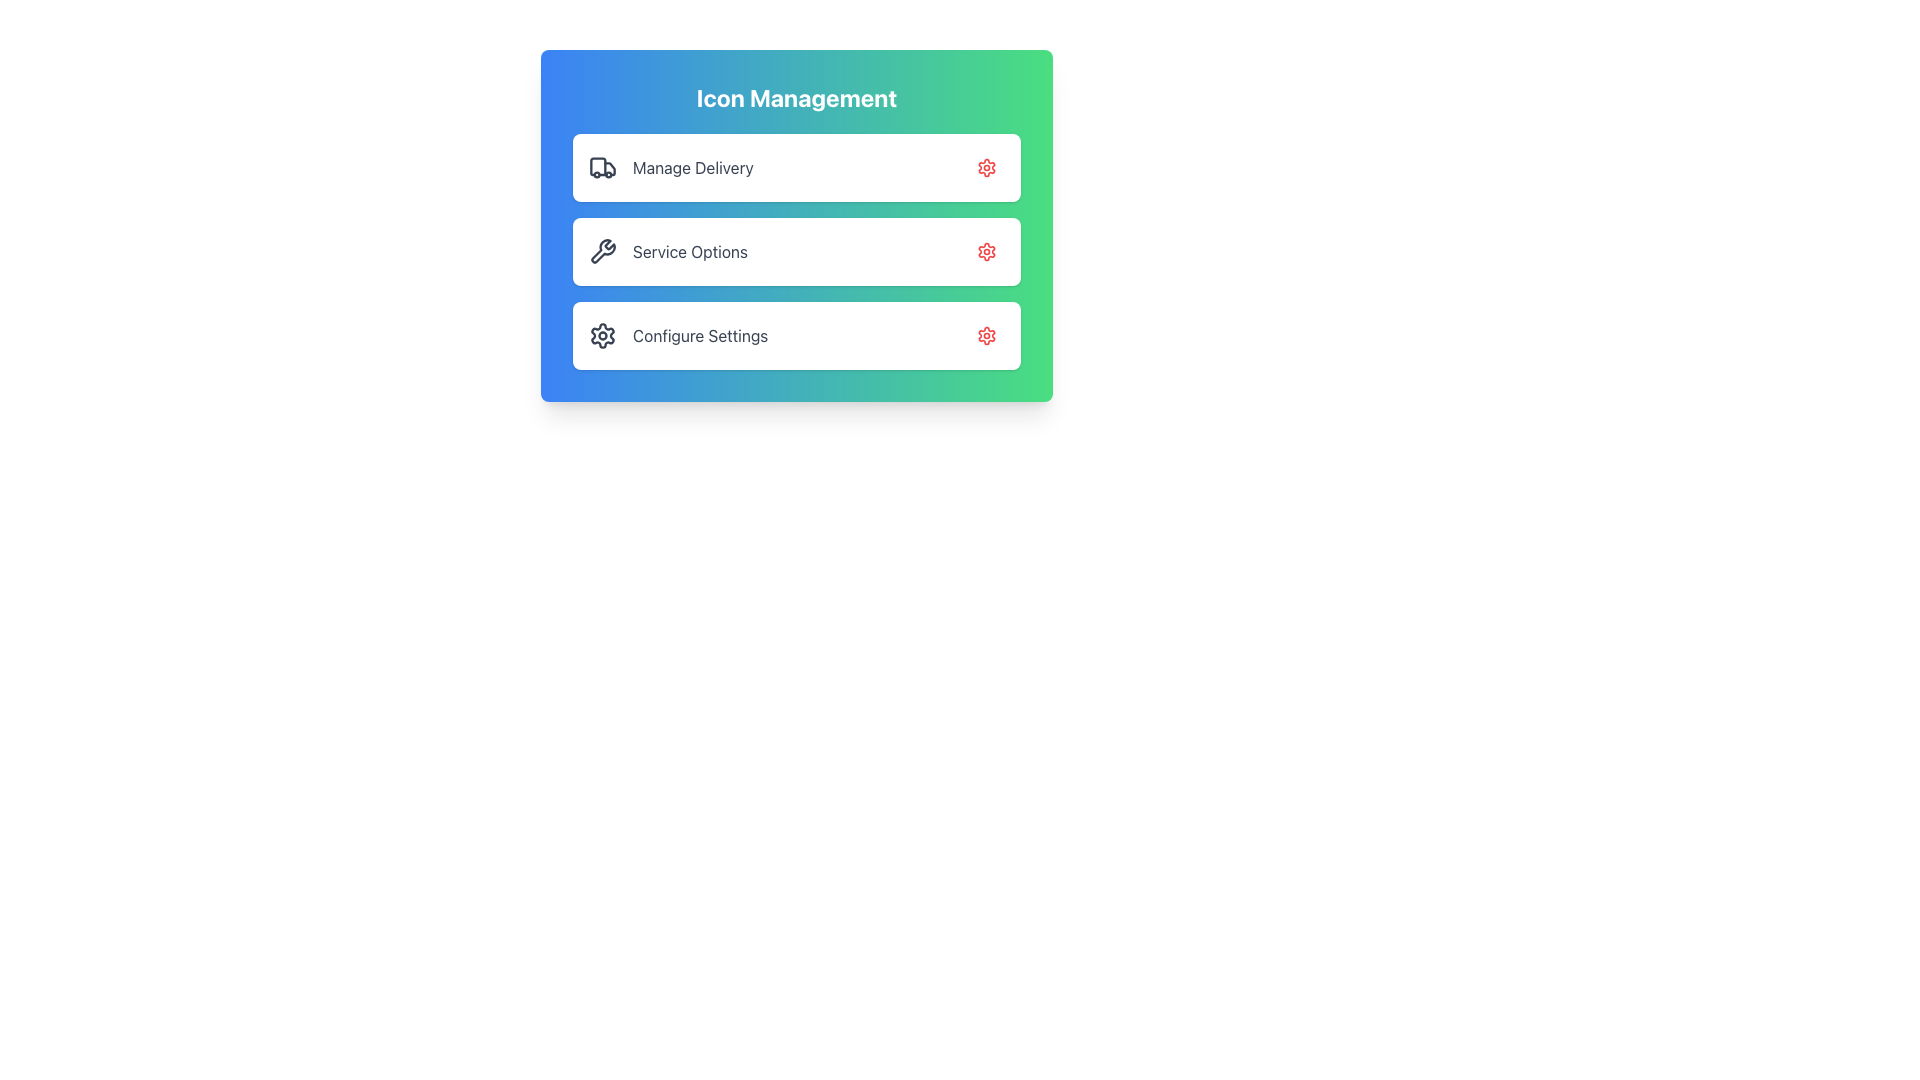 This screenshot has height=1080, width=1920. What do you see at coordinates (678, 334) in the screenshot?
I see `the clickable list item representing a configurable option in the 'Icon Management' section, located below 'Manage Delivery' and 'Service Options'` at bounding box center [678, 334].